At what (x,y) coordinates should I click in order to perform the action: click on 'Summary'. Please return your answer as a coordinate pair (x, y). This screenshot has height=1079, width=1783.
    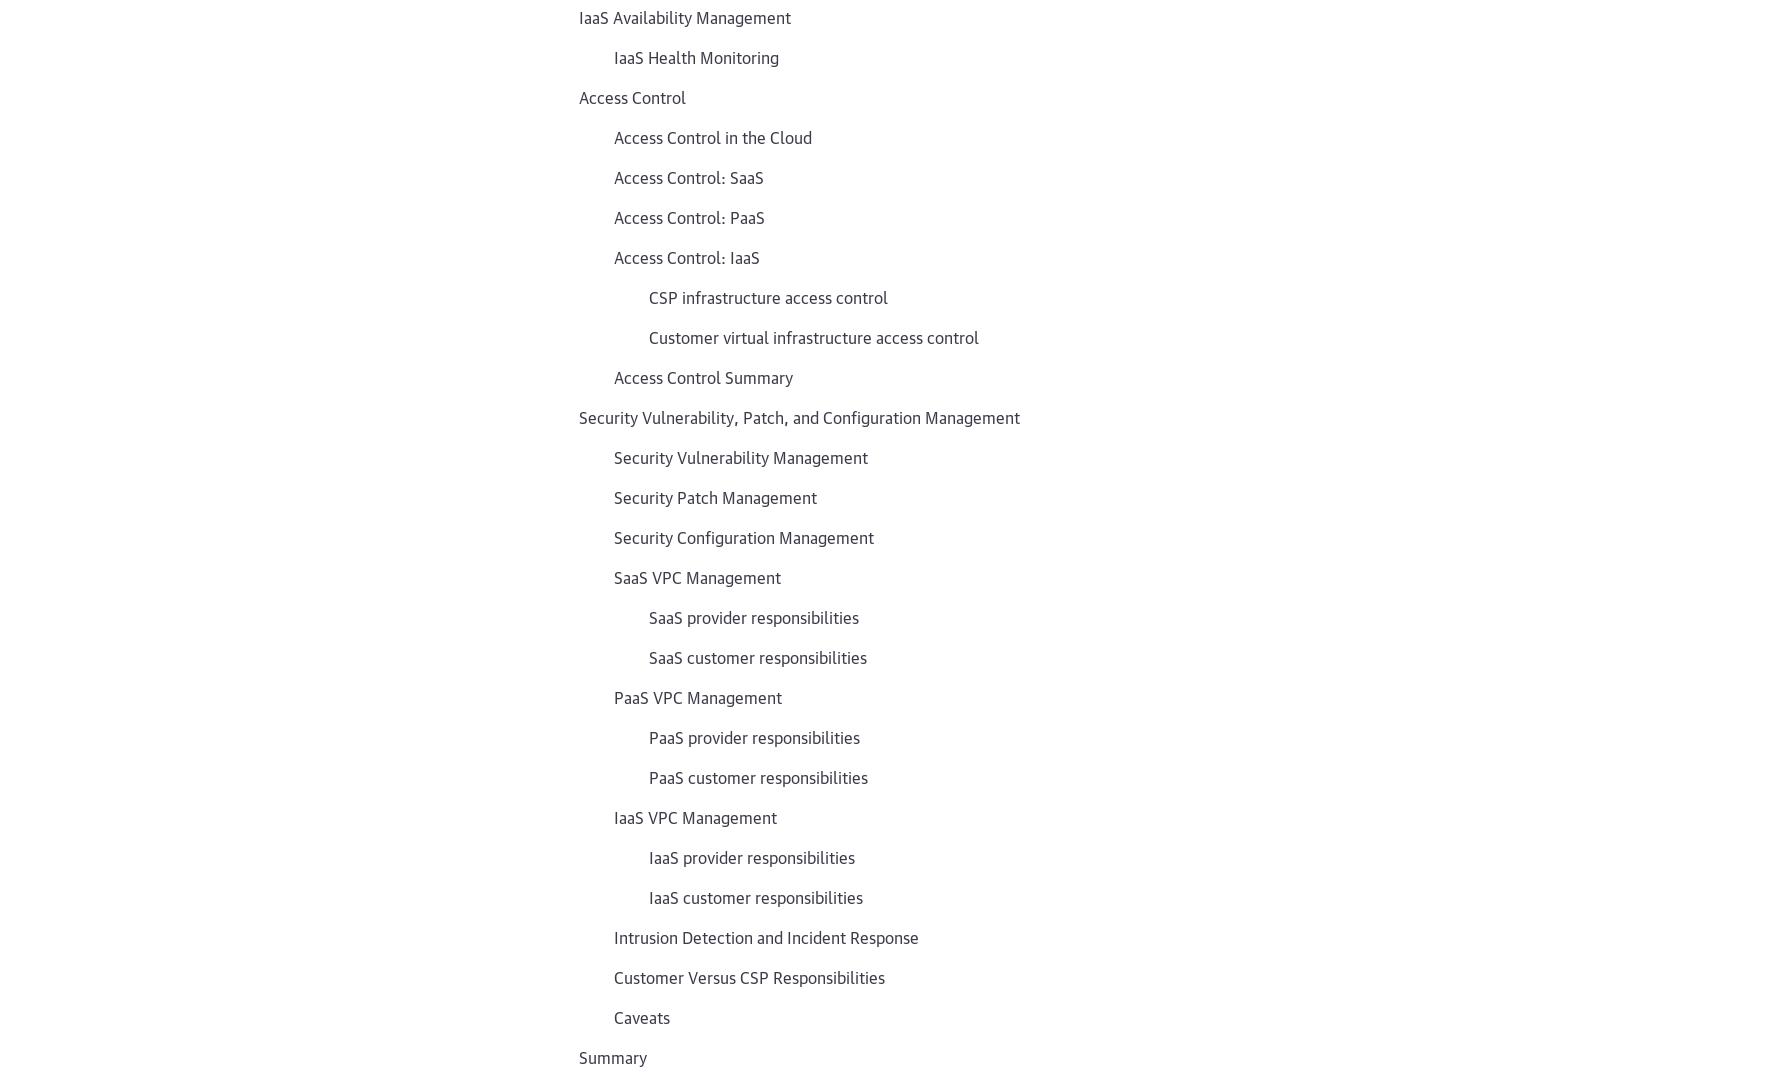
    Looking at the image, I should click on (577, 1055).